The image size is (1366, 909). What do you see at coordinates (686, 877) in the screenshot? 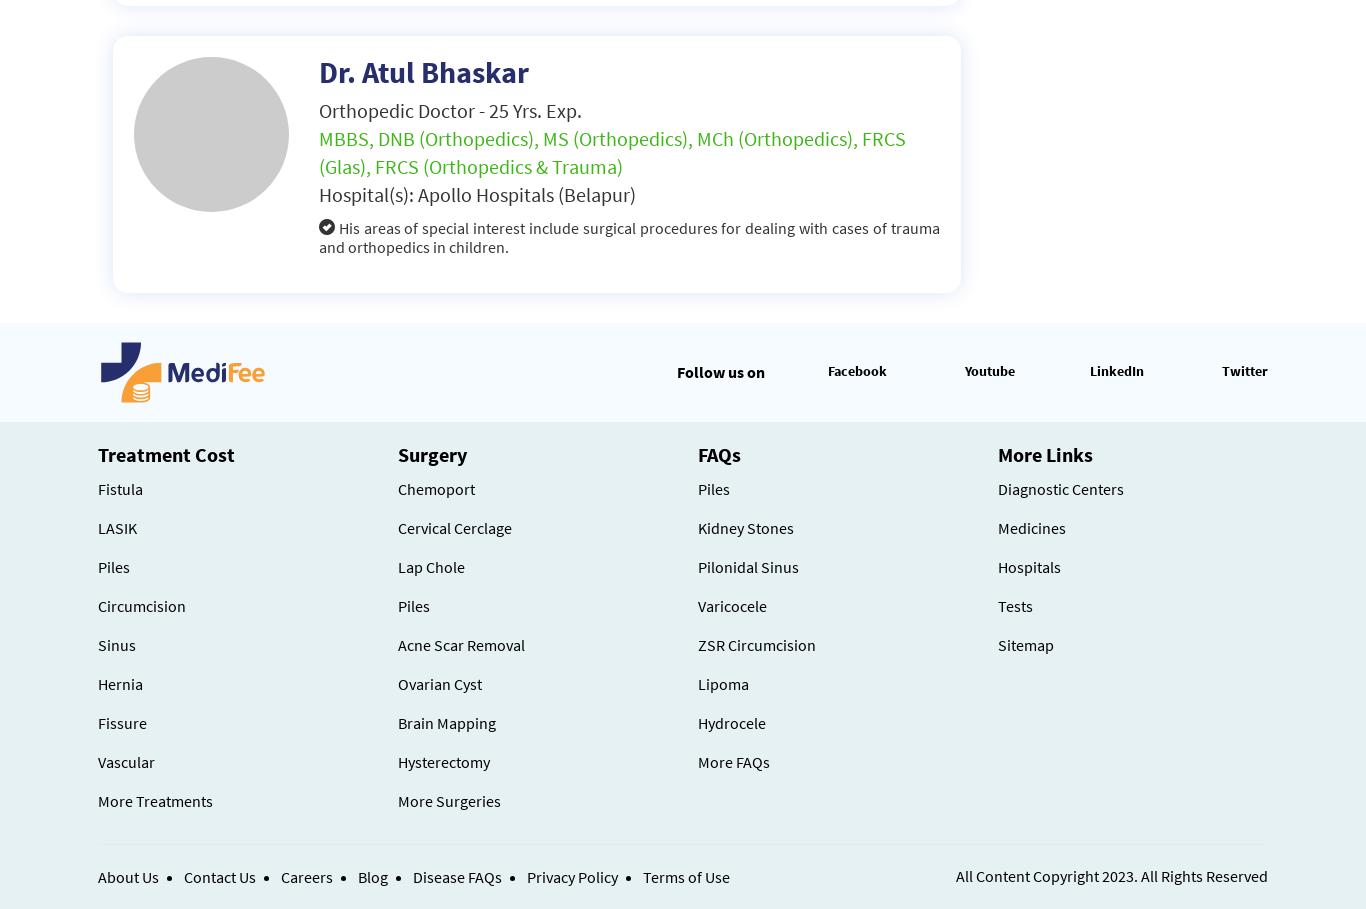
I see `'Terms of Use'` at bounding box center [686, 877].